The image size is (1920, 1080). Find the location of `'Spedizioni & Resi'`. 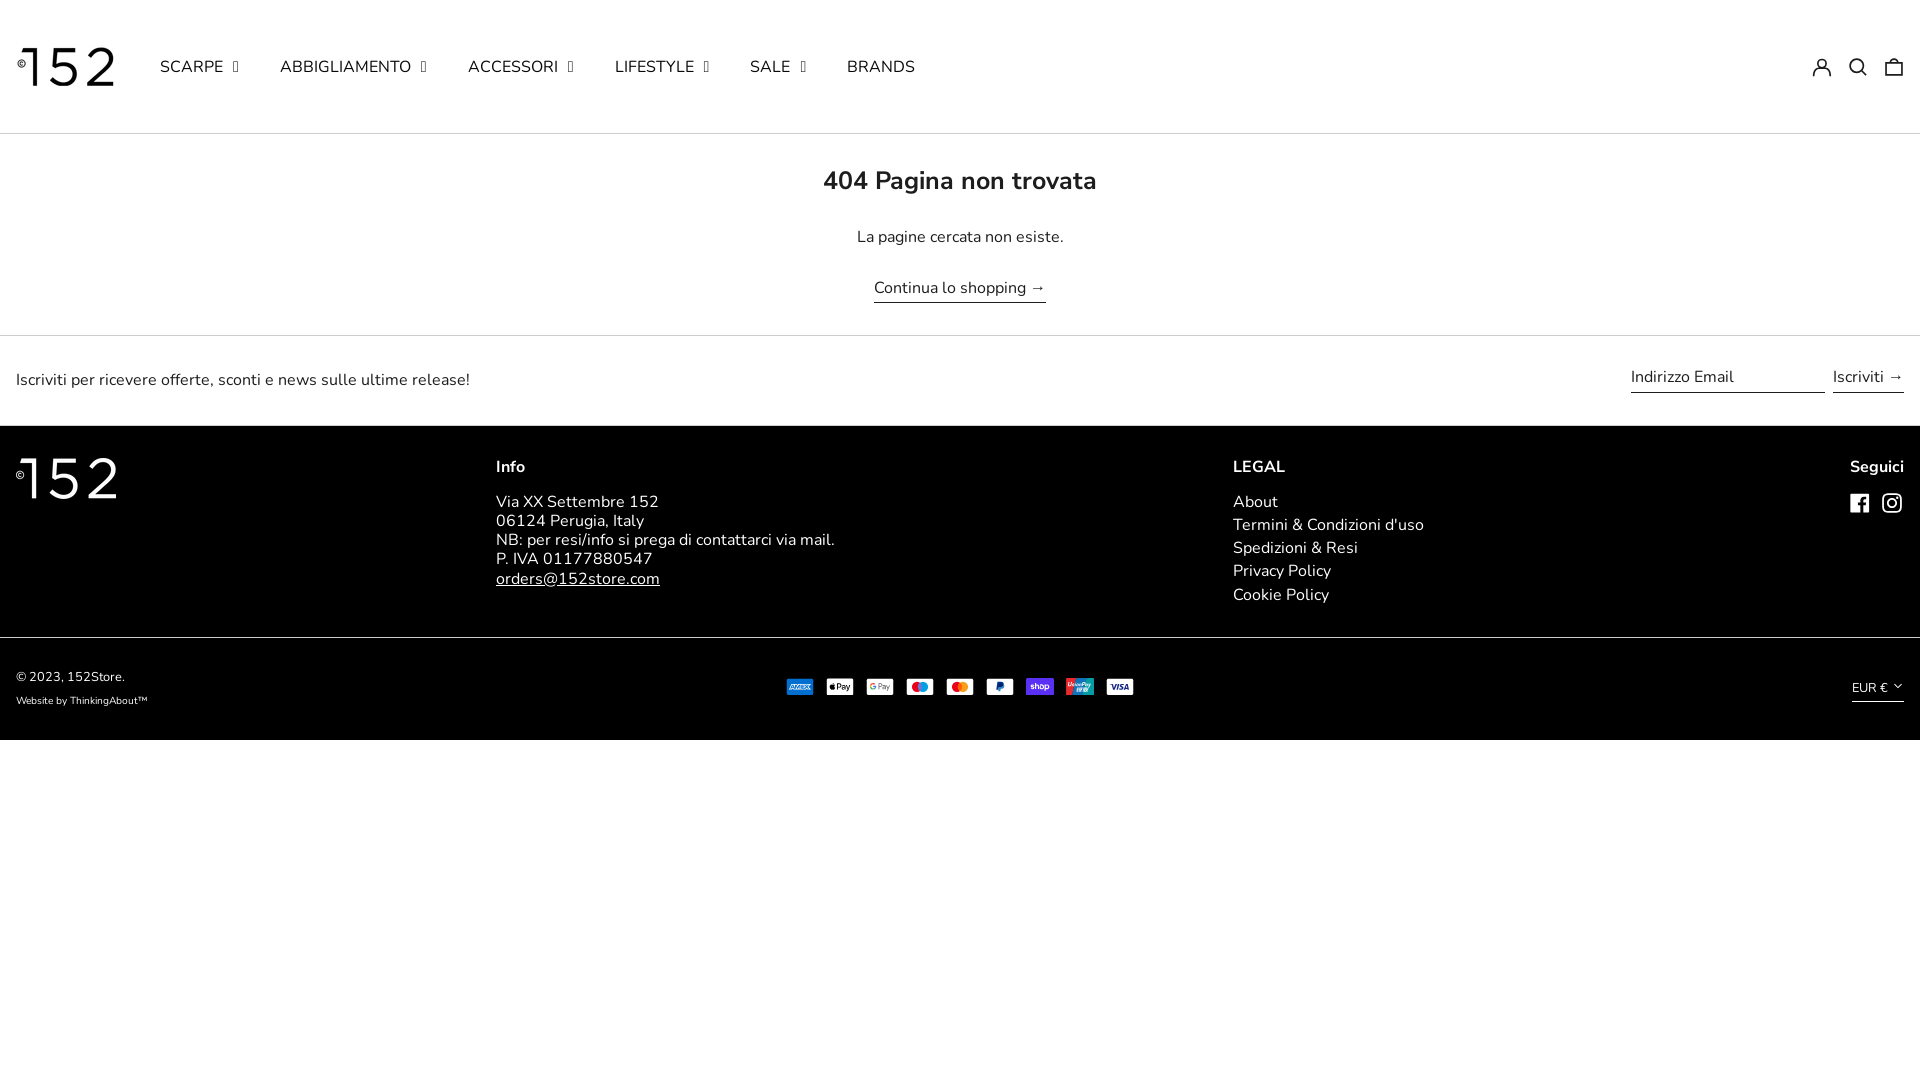

'Spedizioni & Resi' is located at coordinates (1295, 547).